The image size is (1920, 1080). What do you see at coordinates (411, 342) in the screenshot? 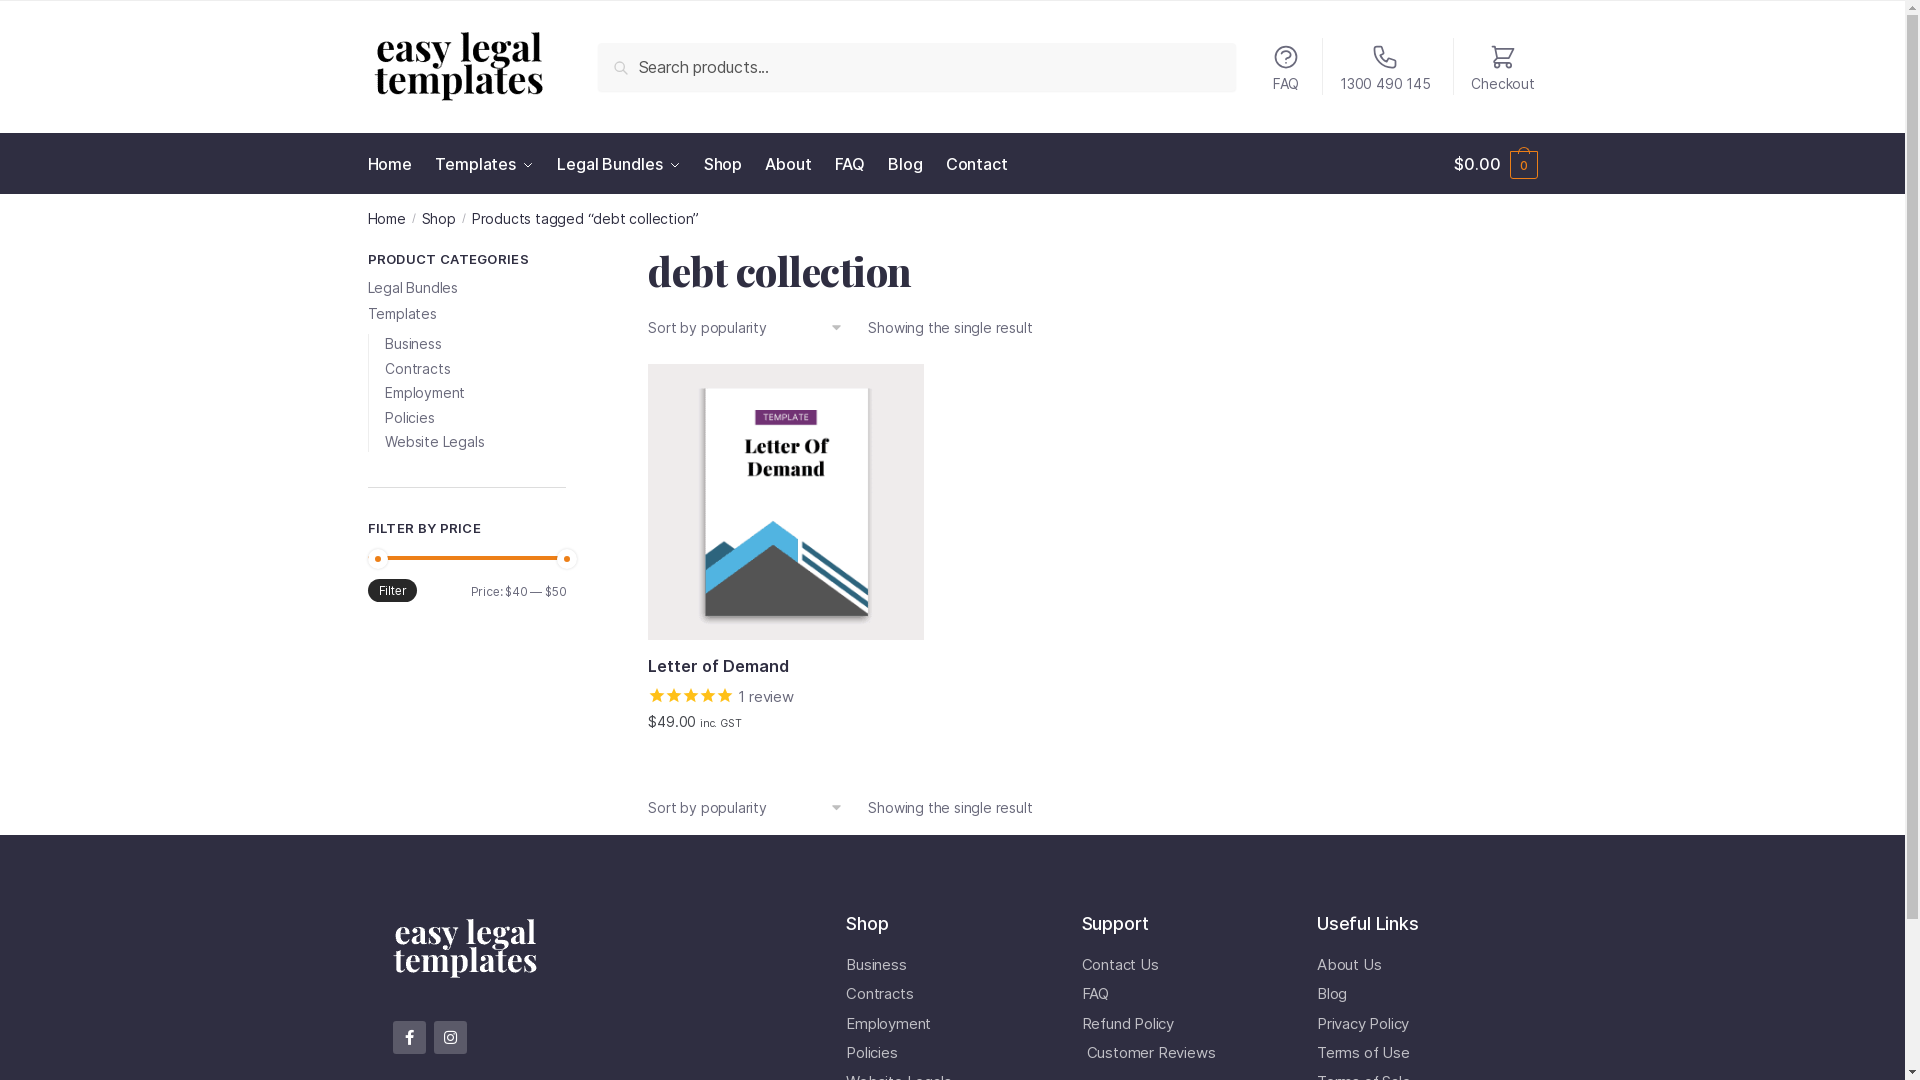
I see `'Business'` at bounding box center [411, 342].